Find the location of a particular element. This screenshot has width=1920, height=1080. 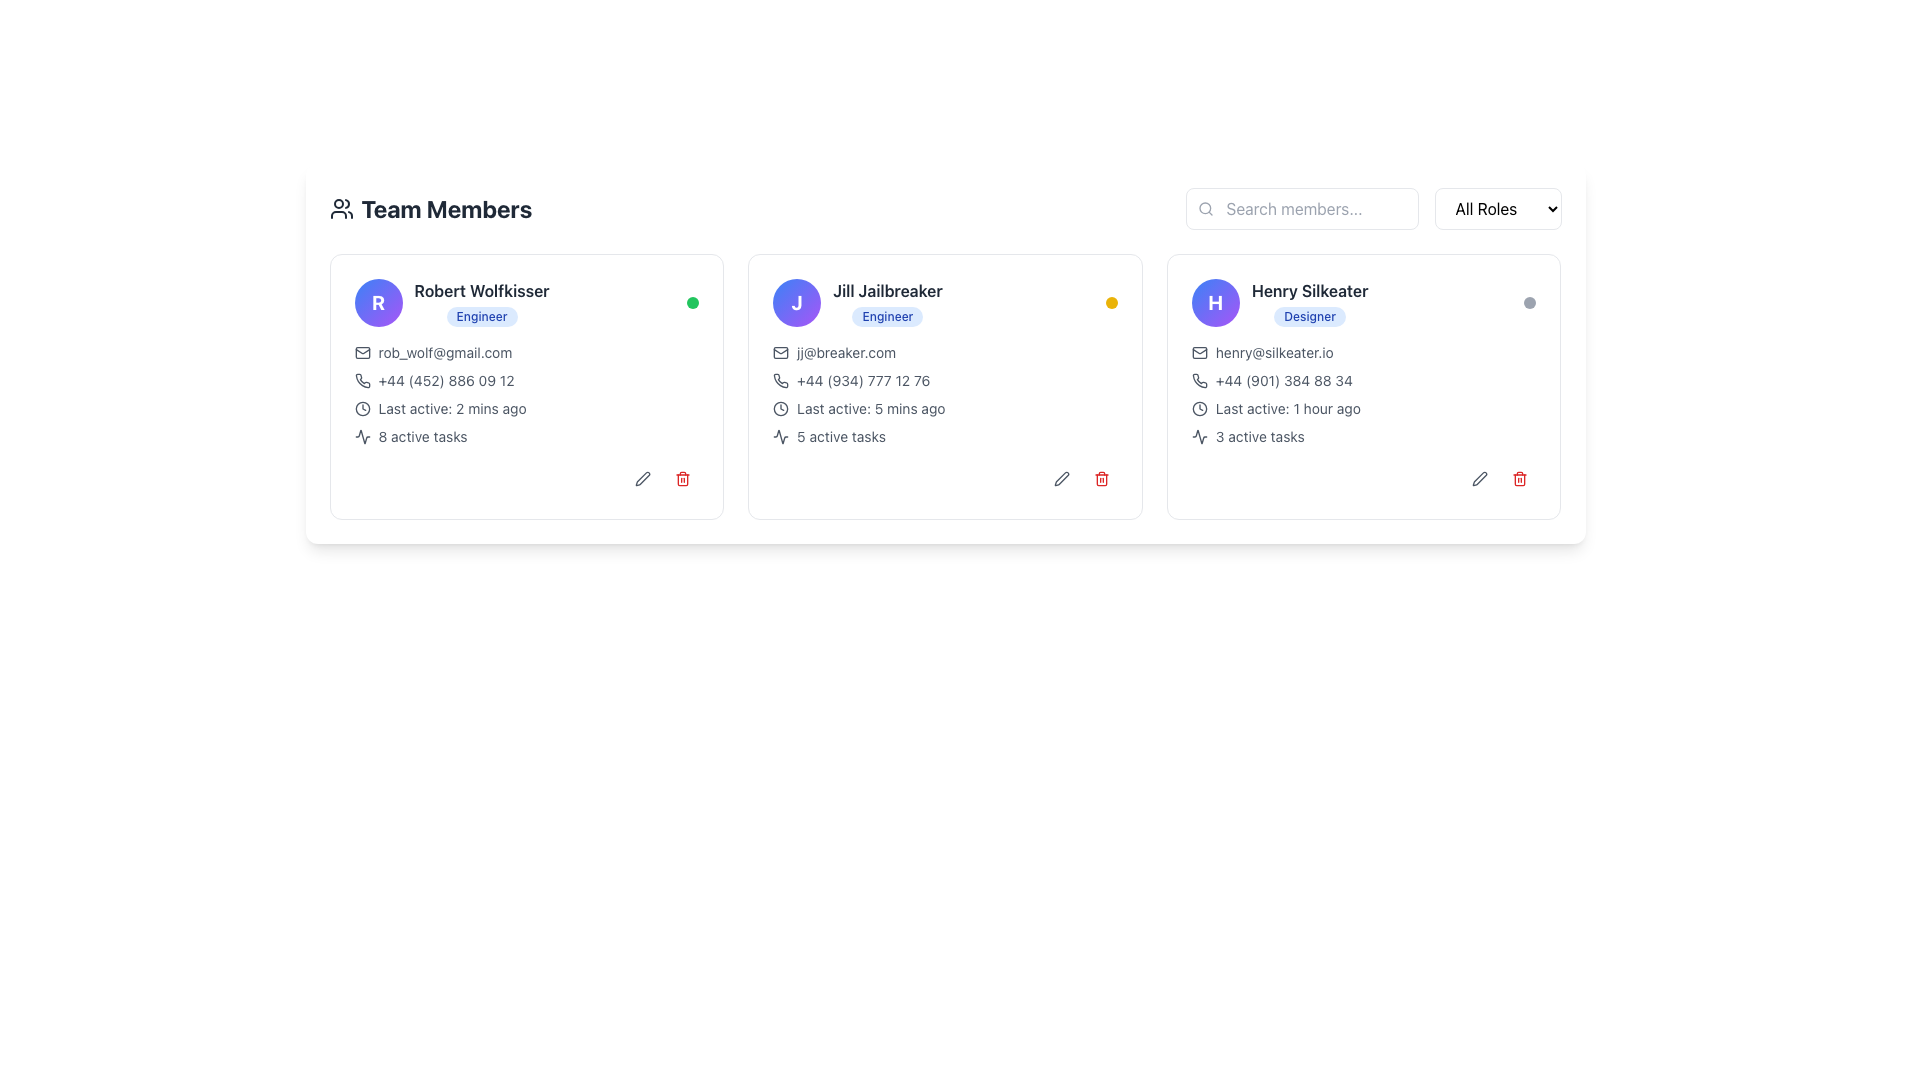

the 'Engineer' badge located below the name 'Jill Jailbreaker' within the contact card is located at coordinates (887, 315).